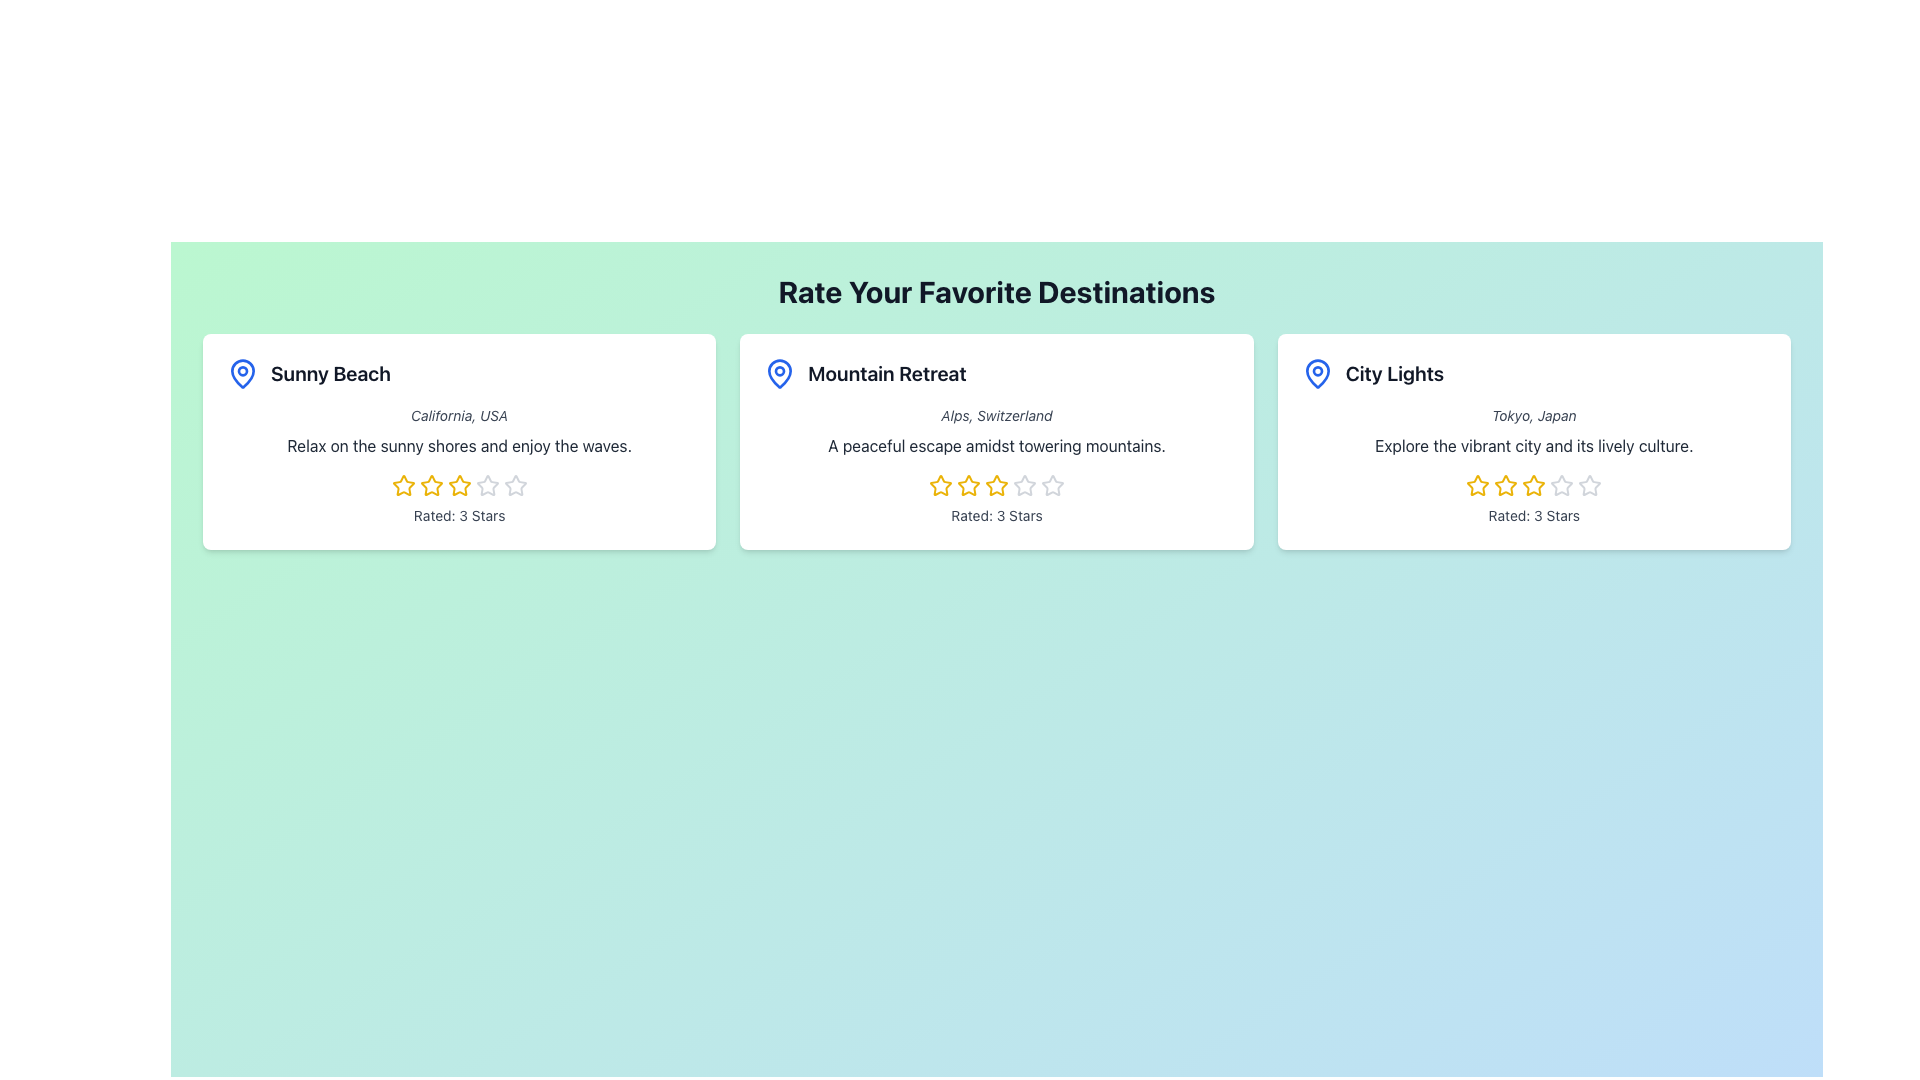 The width and height of the screenshot is (1920, 1080). What do you see at coordinates (1506, 486) in the screenshot?
I see `the third yellow star-shaped icon in the City Lights rating card to rate it` at bounding box center [1506, 486].